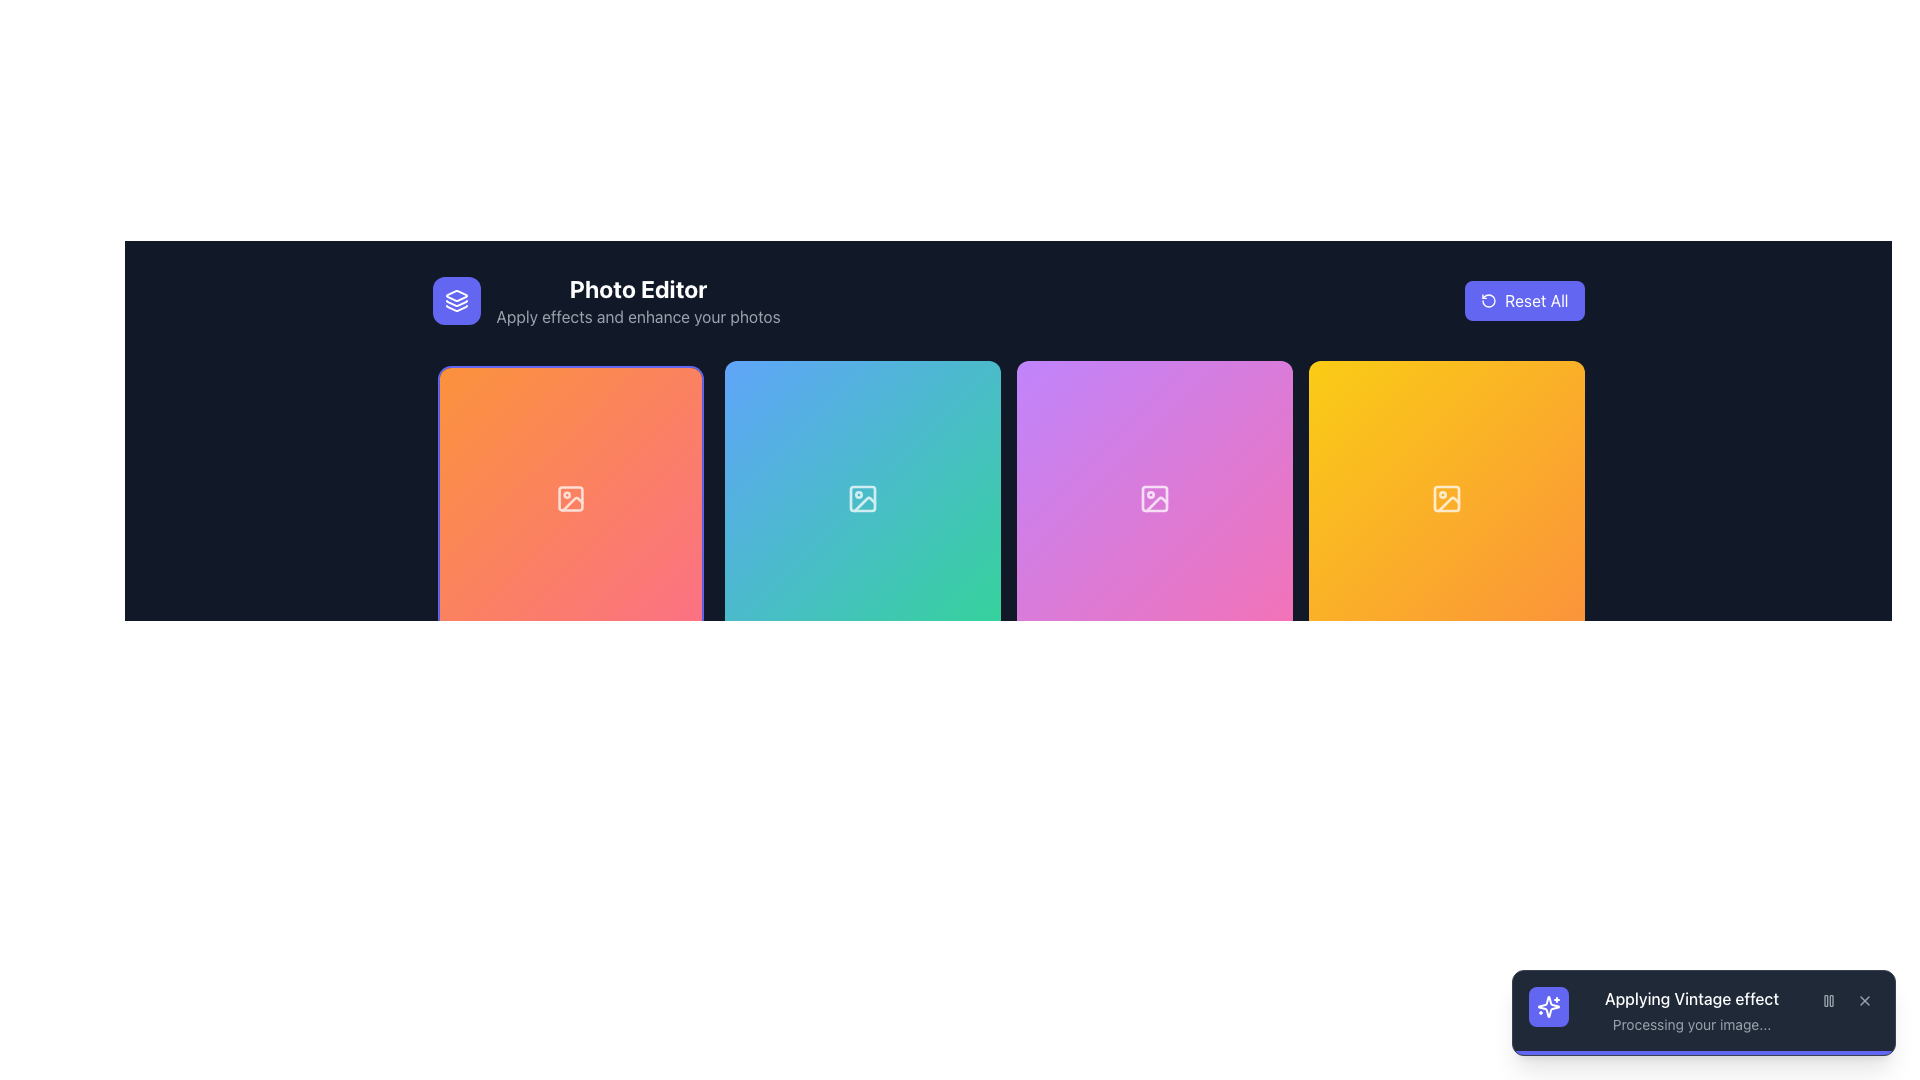  Describe the element at coordinates (1446, 497) in the screenshot. I see `the icon representing an image or picture located in the fourth square of a row of four squares` at that location.